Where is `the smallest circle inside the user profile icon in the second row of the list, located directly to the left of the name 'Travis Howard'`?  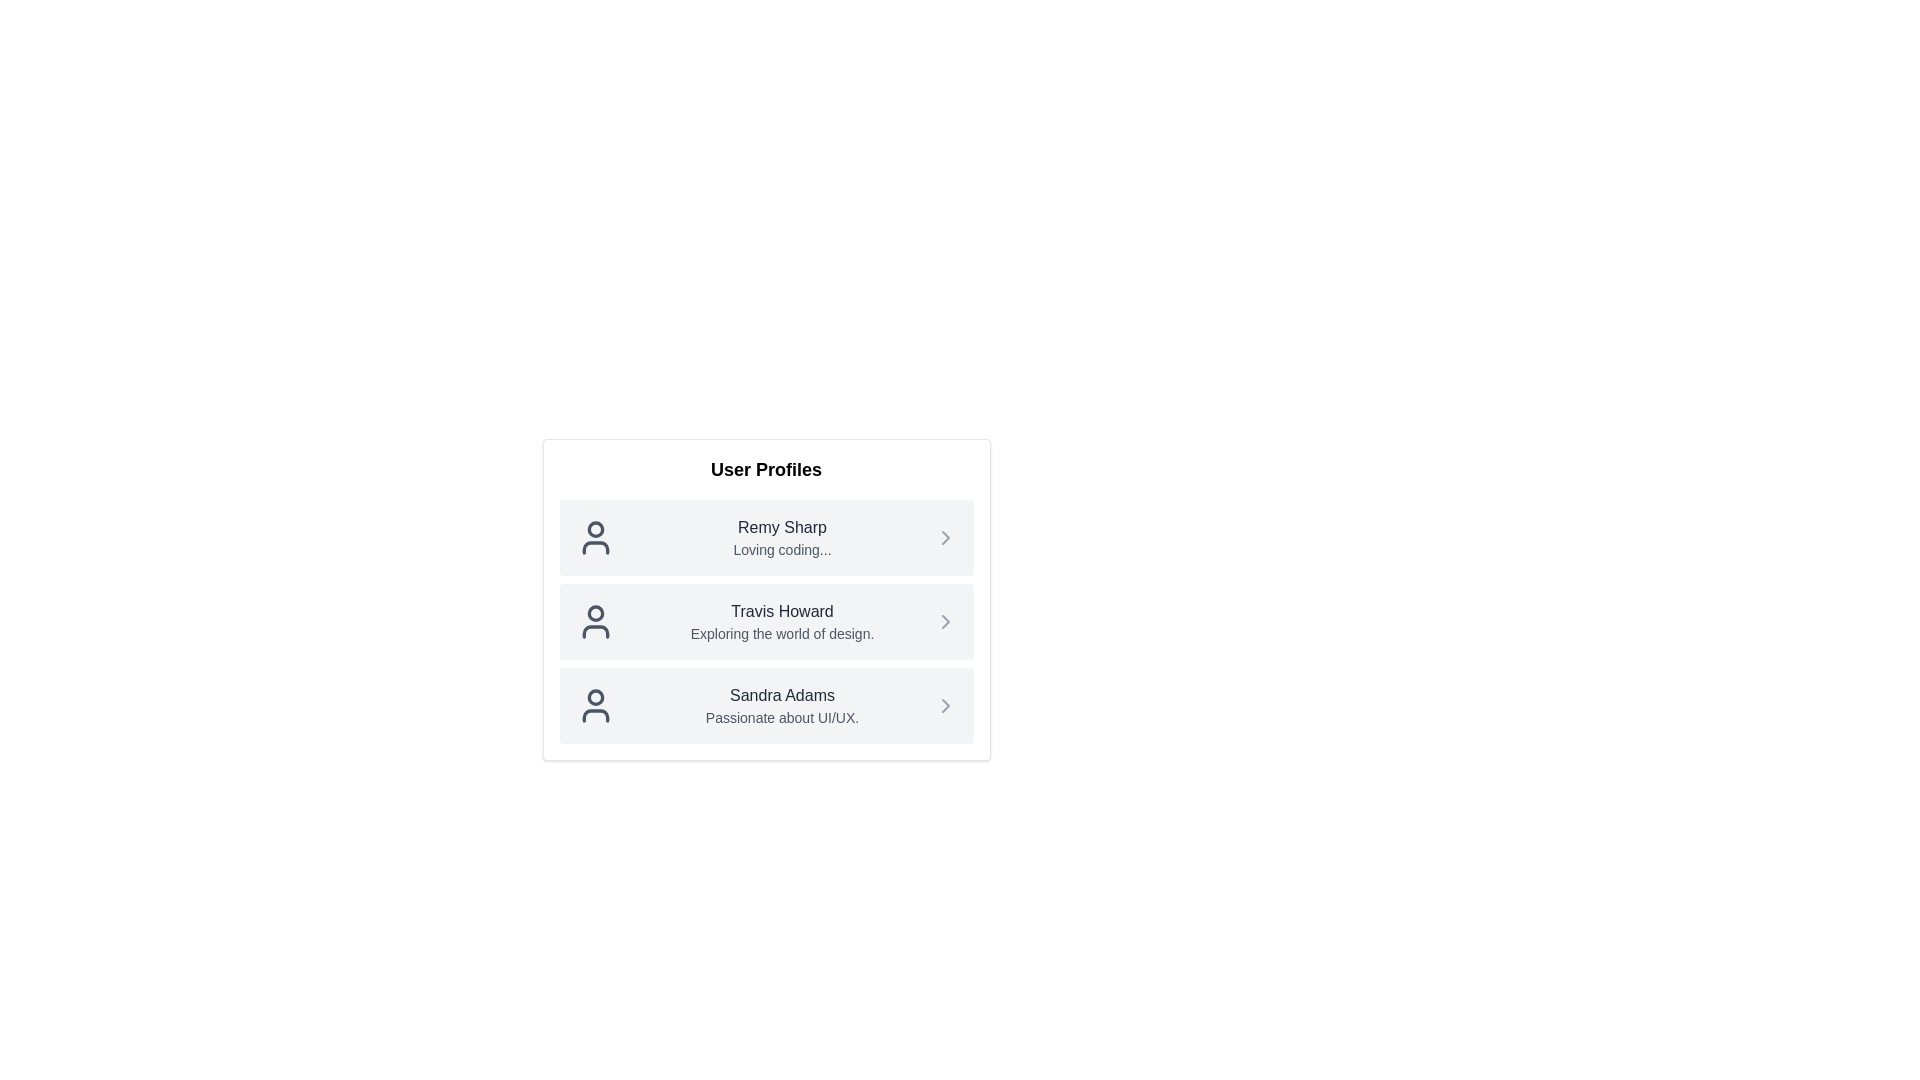 the smallest circle inside the user profile icon in the second row of the list, located directly to the left of the name 'Travis Howard' is located at coordinates (594, 612).